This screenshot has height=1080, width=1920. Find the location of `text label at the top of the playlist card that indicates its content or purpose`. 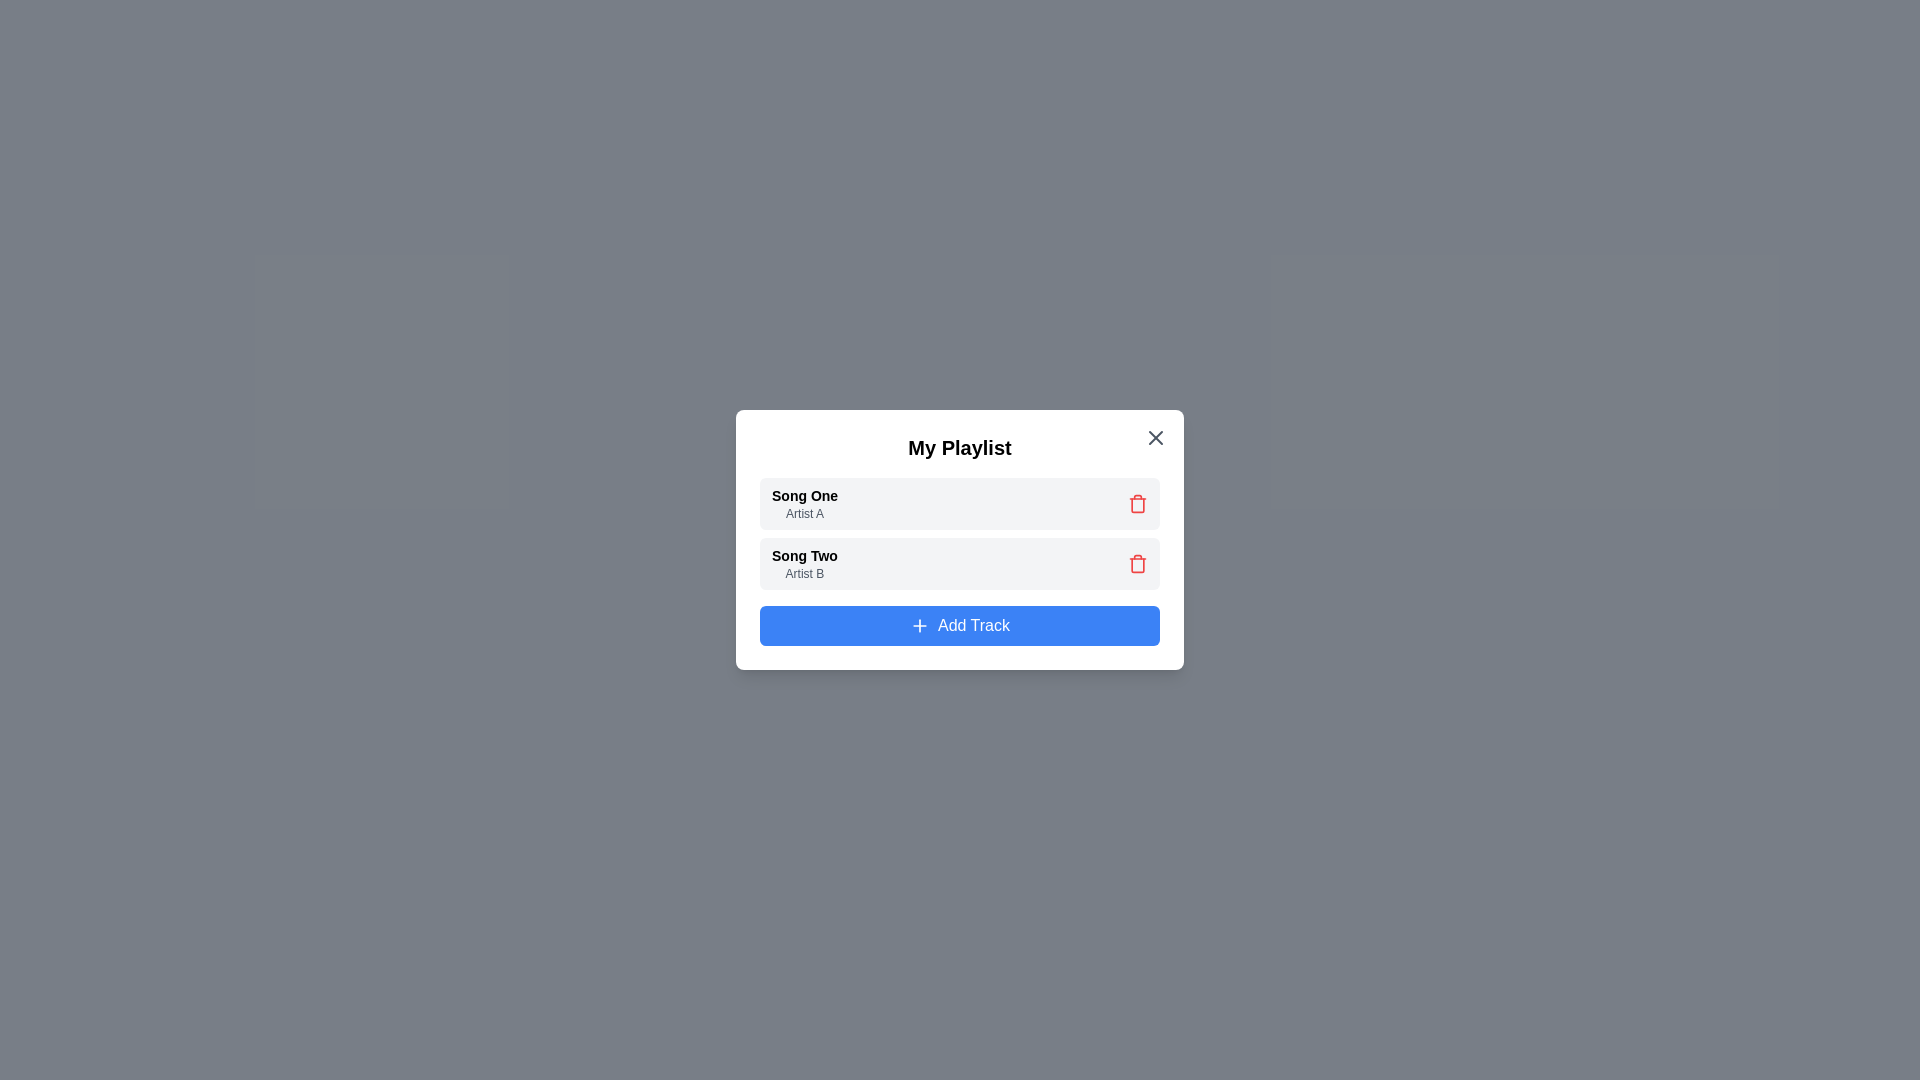

text label at the top of the playlist card that indicates its content or purpose is located at coordinates (960, 446).